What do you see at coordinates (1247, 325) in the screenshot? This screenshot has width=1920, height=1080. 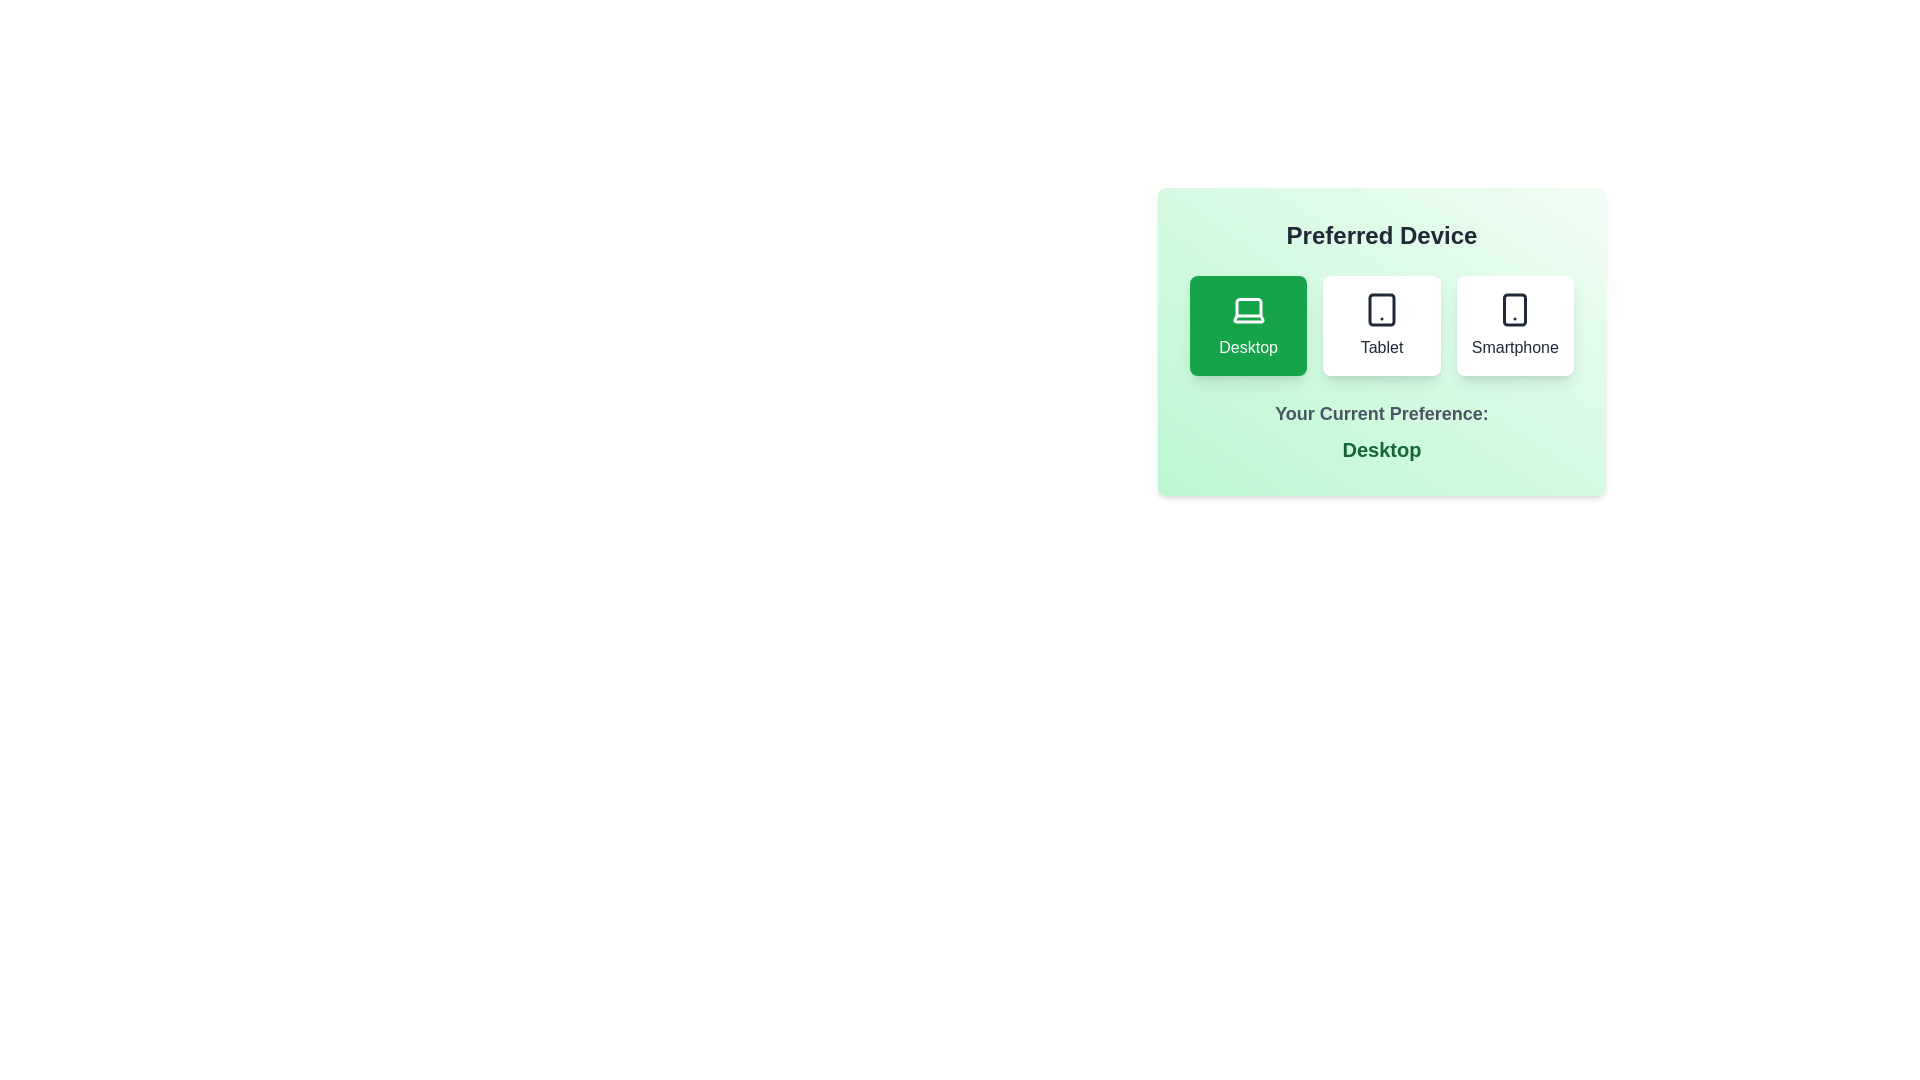 I see `the preferred device by clicking on the corresponding button for Desktop` at bounding box center [1247, 325].